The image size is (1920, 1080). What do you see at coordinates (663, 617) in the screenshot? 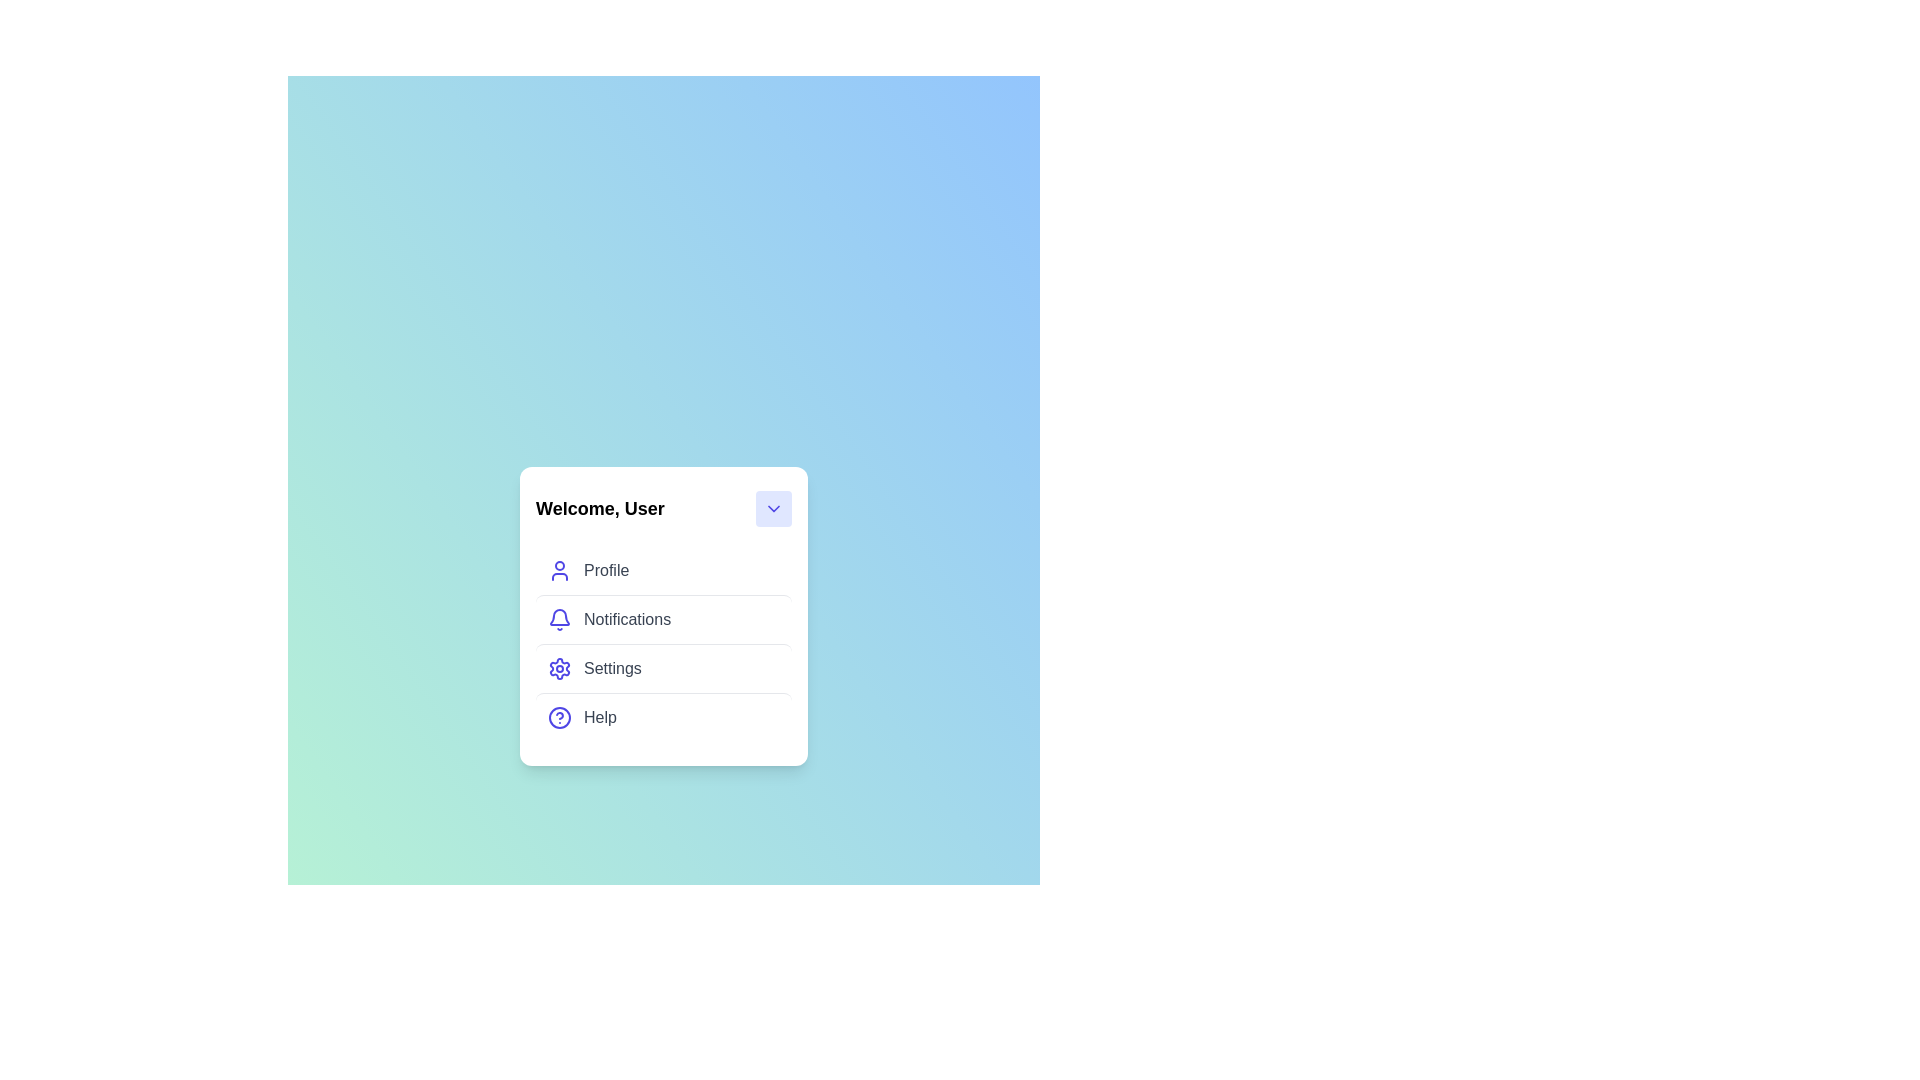
I see `the menu item Notifications in the UserProfileMenu` at bounding box center [663, 617].